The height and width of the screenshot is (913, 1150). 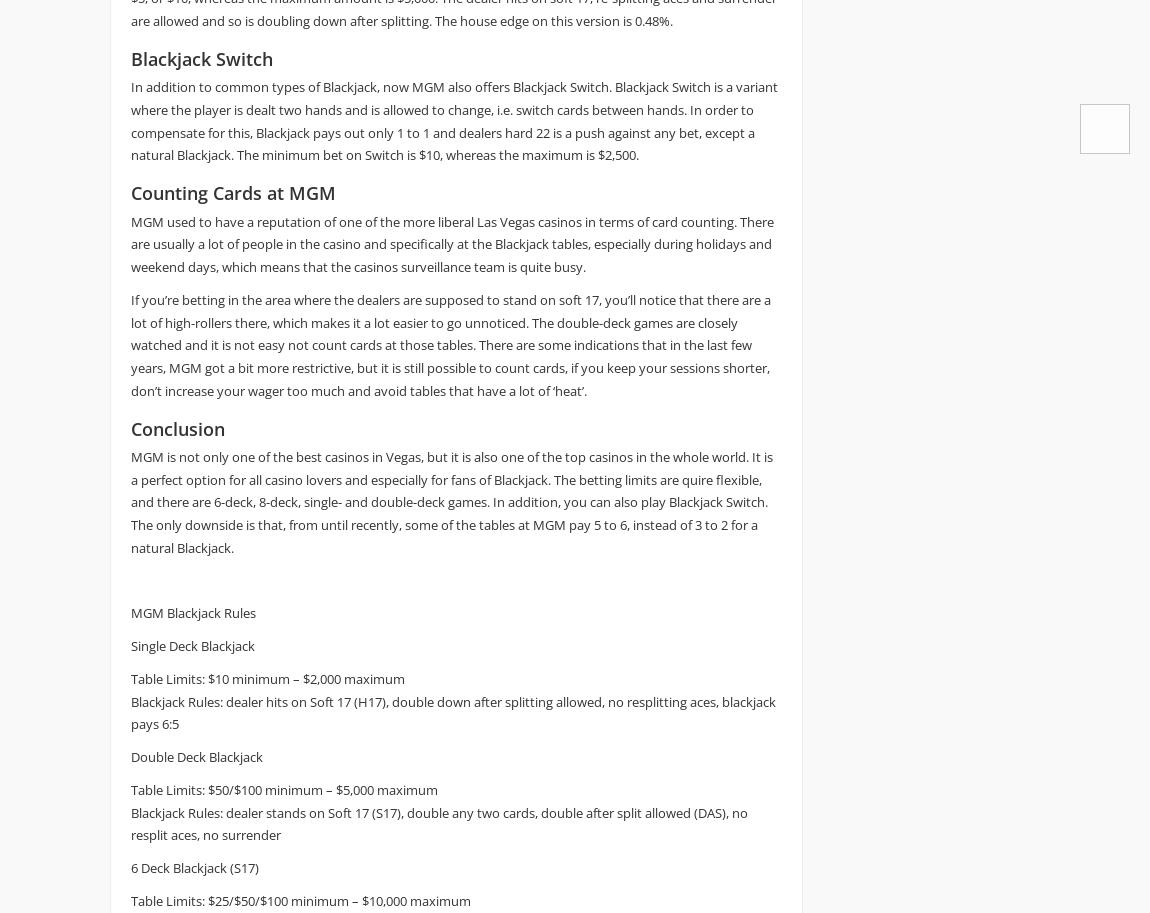 What do you see at coordinates (454, 120) in the screenshot?
I see `'In addition to common types of Blackjack, now MGM also offers Blackjack Switch. Blackjack Switch is a variant where the player is dealt two hands and is allowed to change, i.e. switch cards between hands. In order to compensate for this, Blackjack pays out only 1 to 1 and dealers hard 22 is a push against any bet, except a natural Blackjack. The minimum bet on Switch is $10, whereas the maximum is $2,500.'` at bounding box center [454, 120].